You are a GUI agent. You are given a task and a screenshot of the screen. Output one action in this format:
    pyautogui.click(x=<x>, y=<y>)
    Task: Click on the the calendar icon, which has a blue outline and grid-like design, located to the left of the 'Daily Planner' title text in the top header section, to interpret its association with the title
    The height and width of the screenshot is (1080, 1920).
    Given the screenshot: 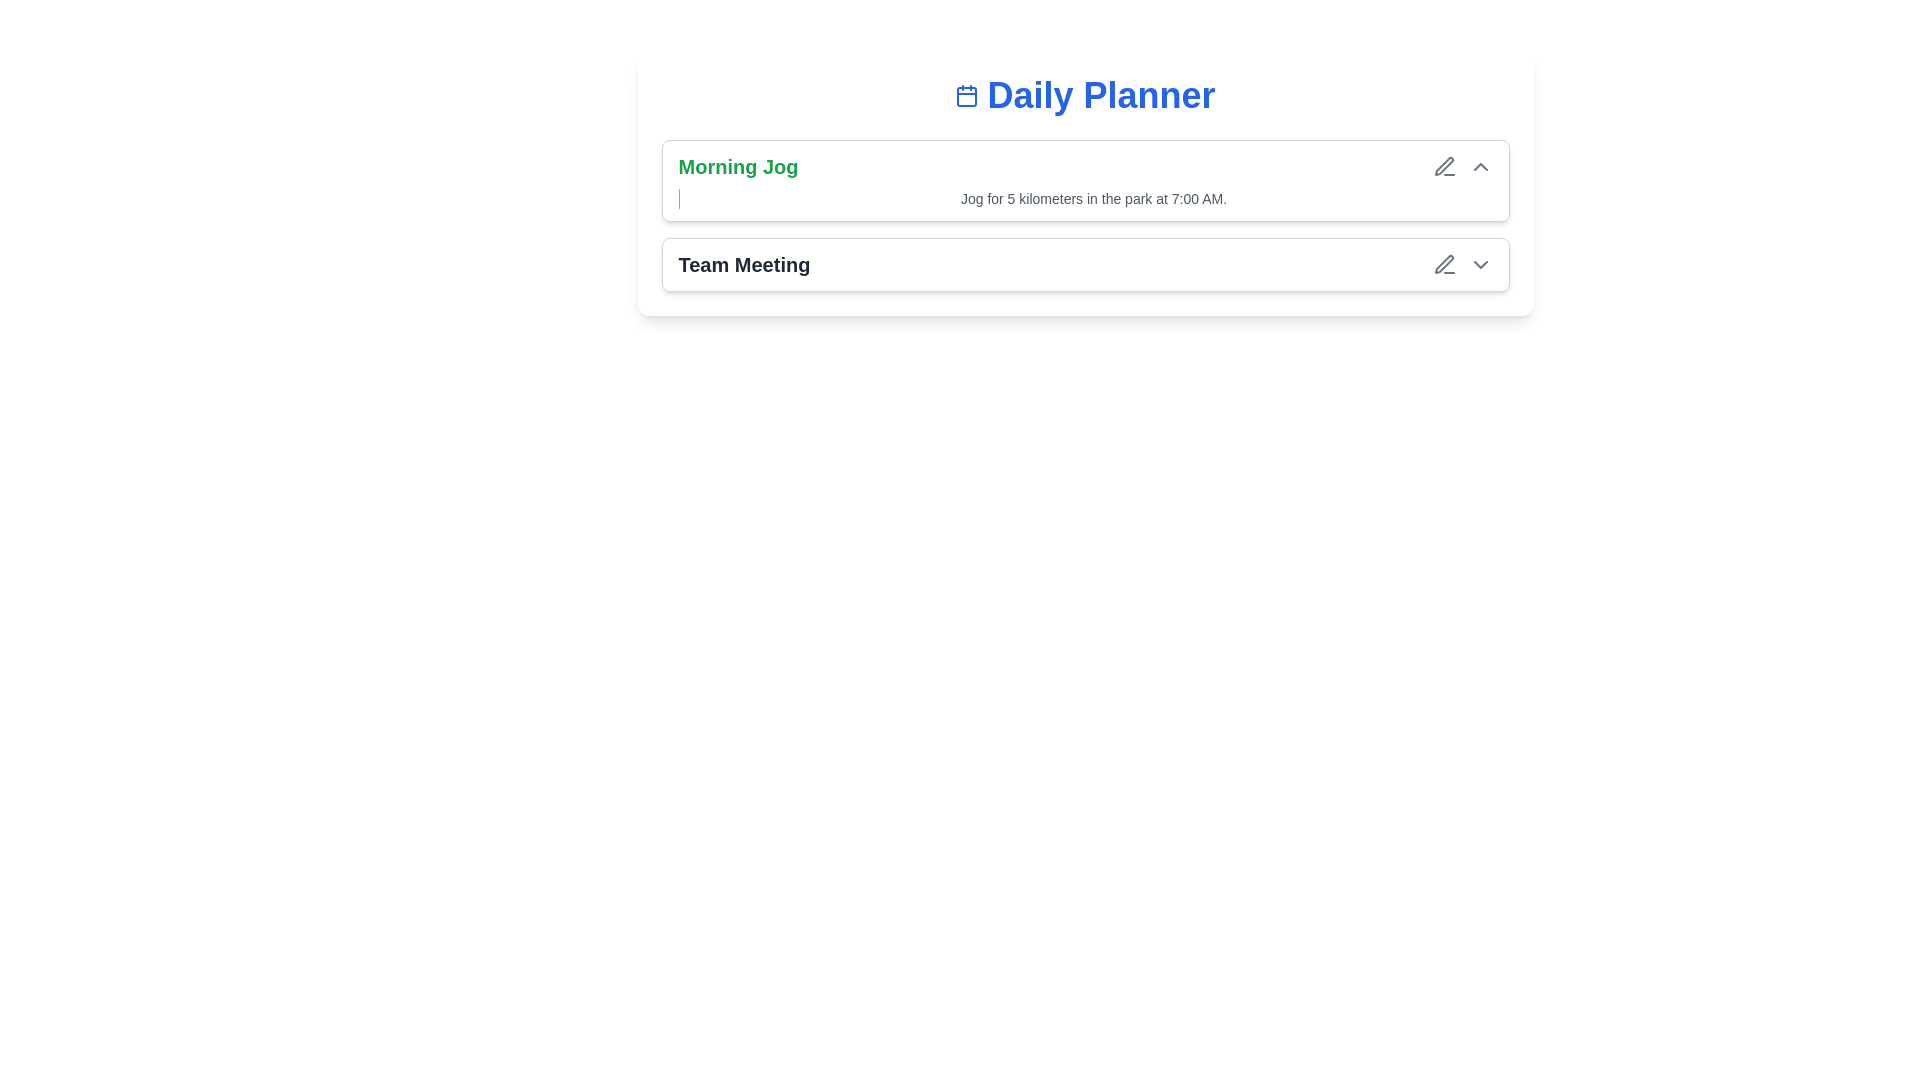 What is the action you would take?
    pyautogui.click(x=967, y=96)
    